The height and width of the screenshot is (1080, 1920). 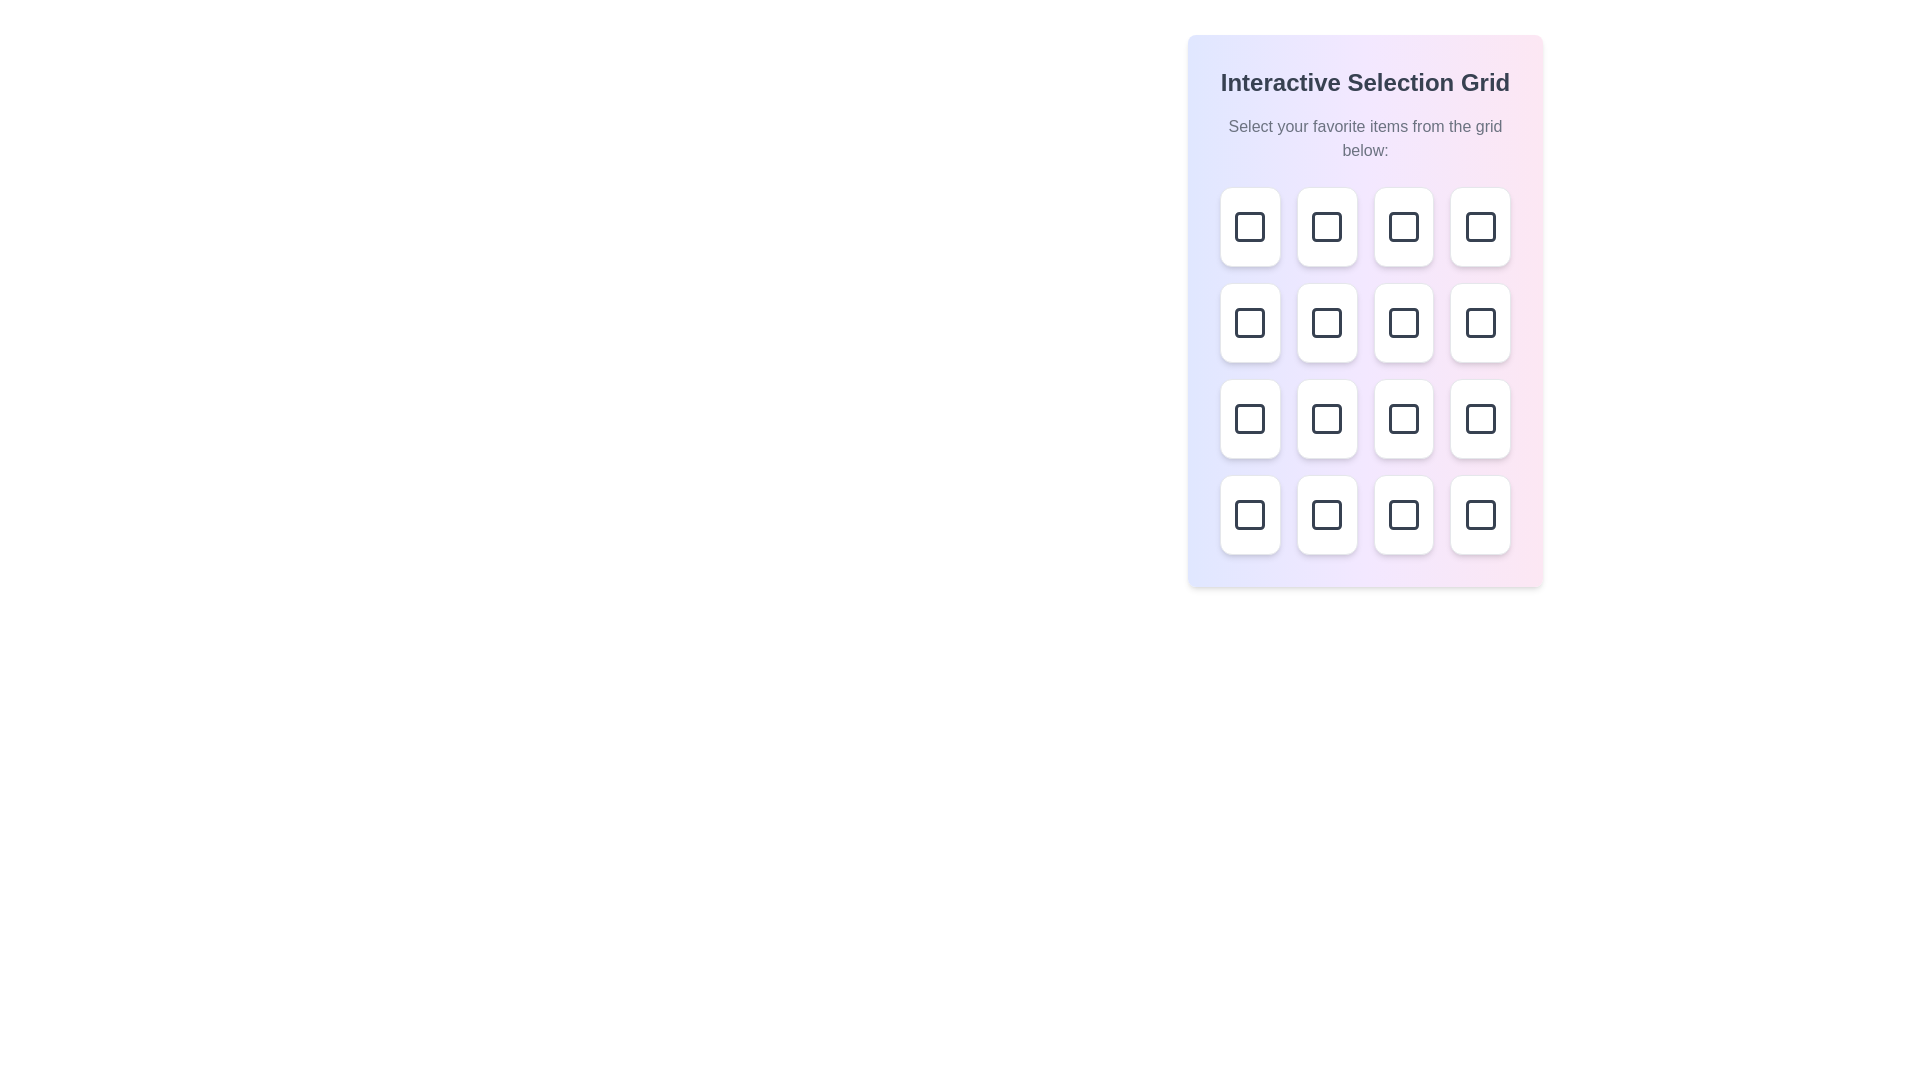 I want to click on the styling of the small rounded rectangle button located in the first square of the first row in the 'Interactive Selection Grid', so click(x=1248, y=226).